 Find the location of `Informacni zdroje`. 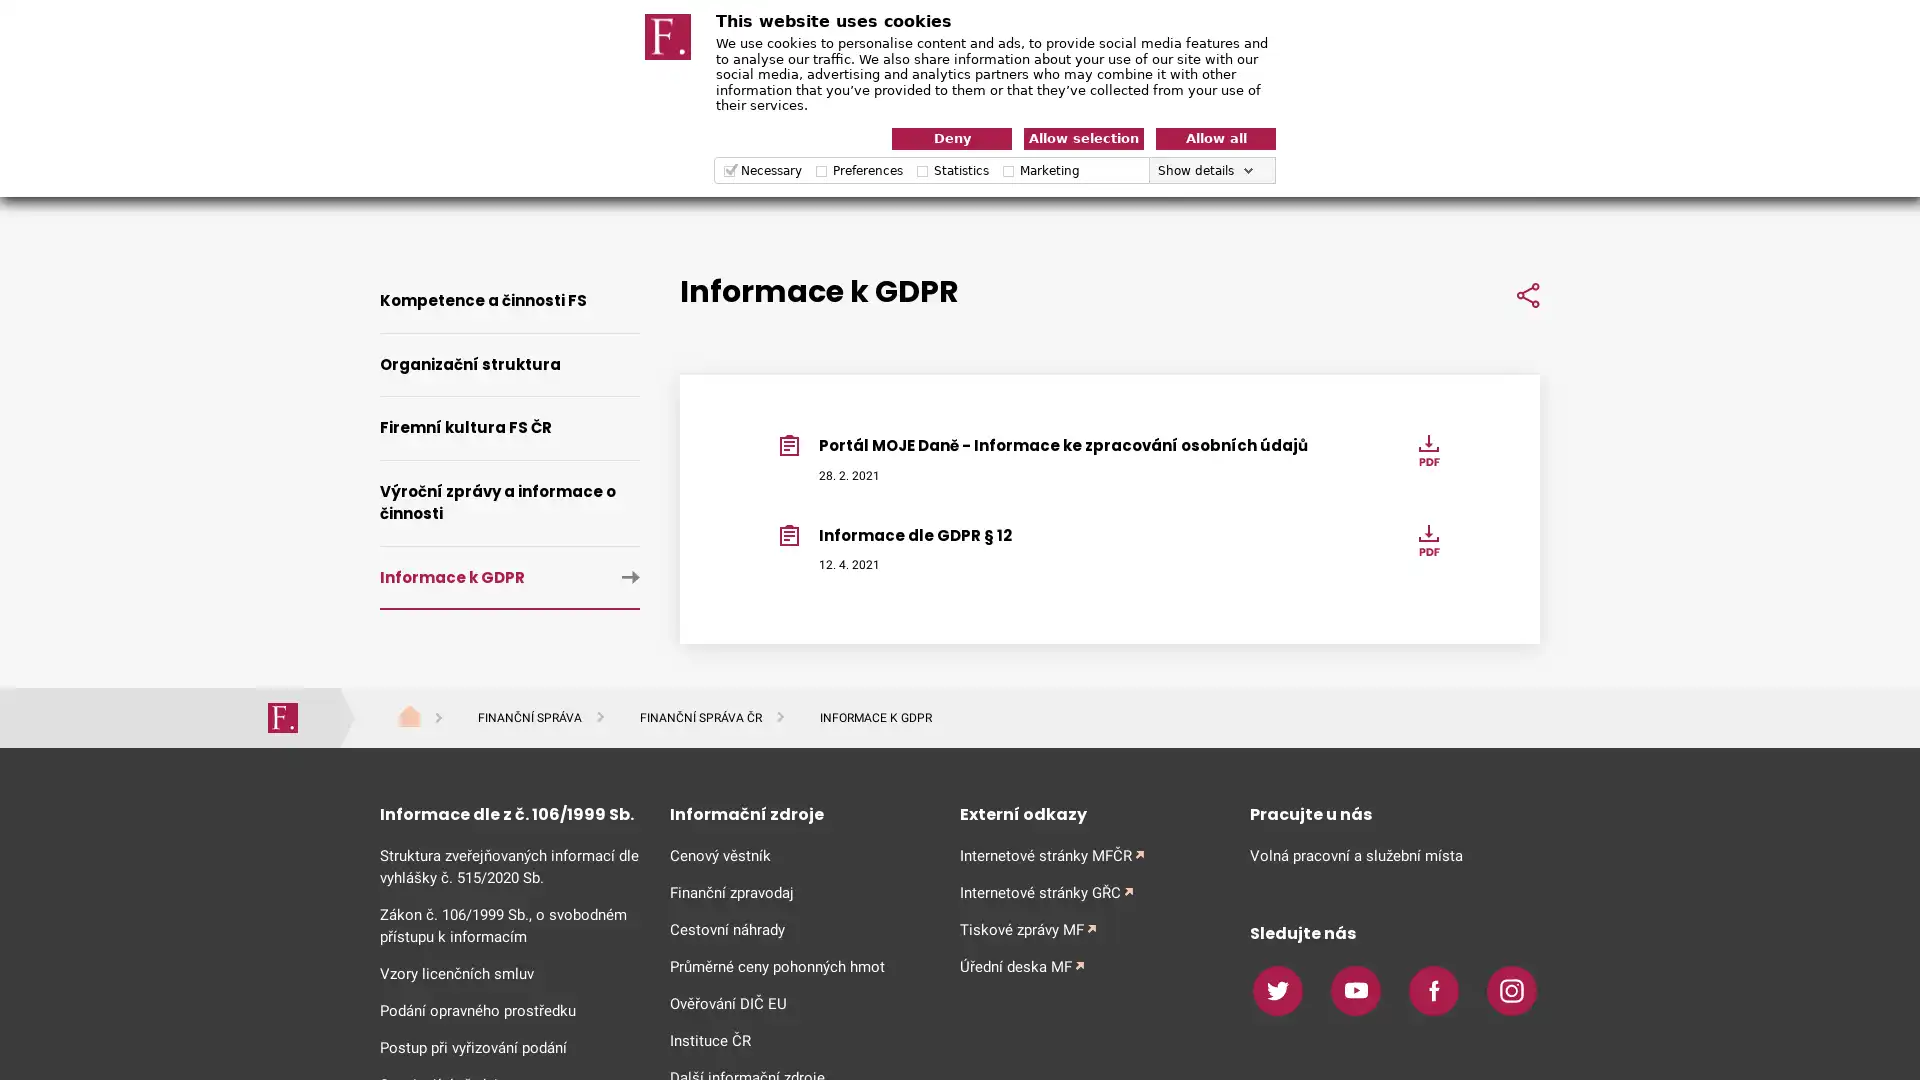

Informacni zdroje is located at coordinates (800, 813).